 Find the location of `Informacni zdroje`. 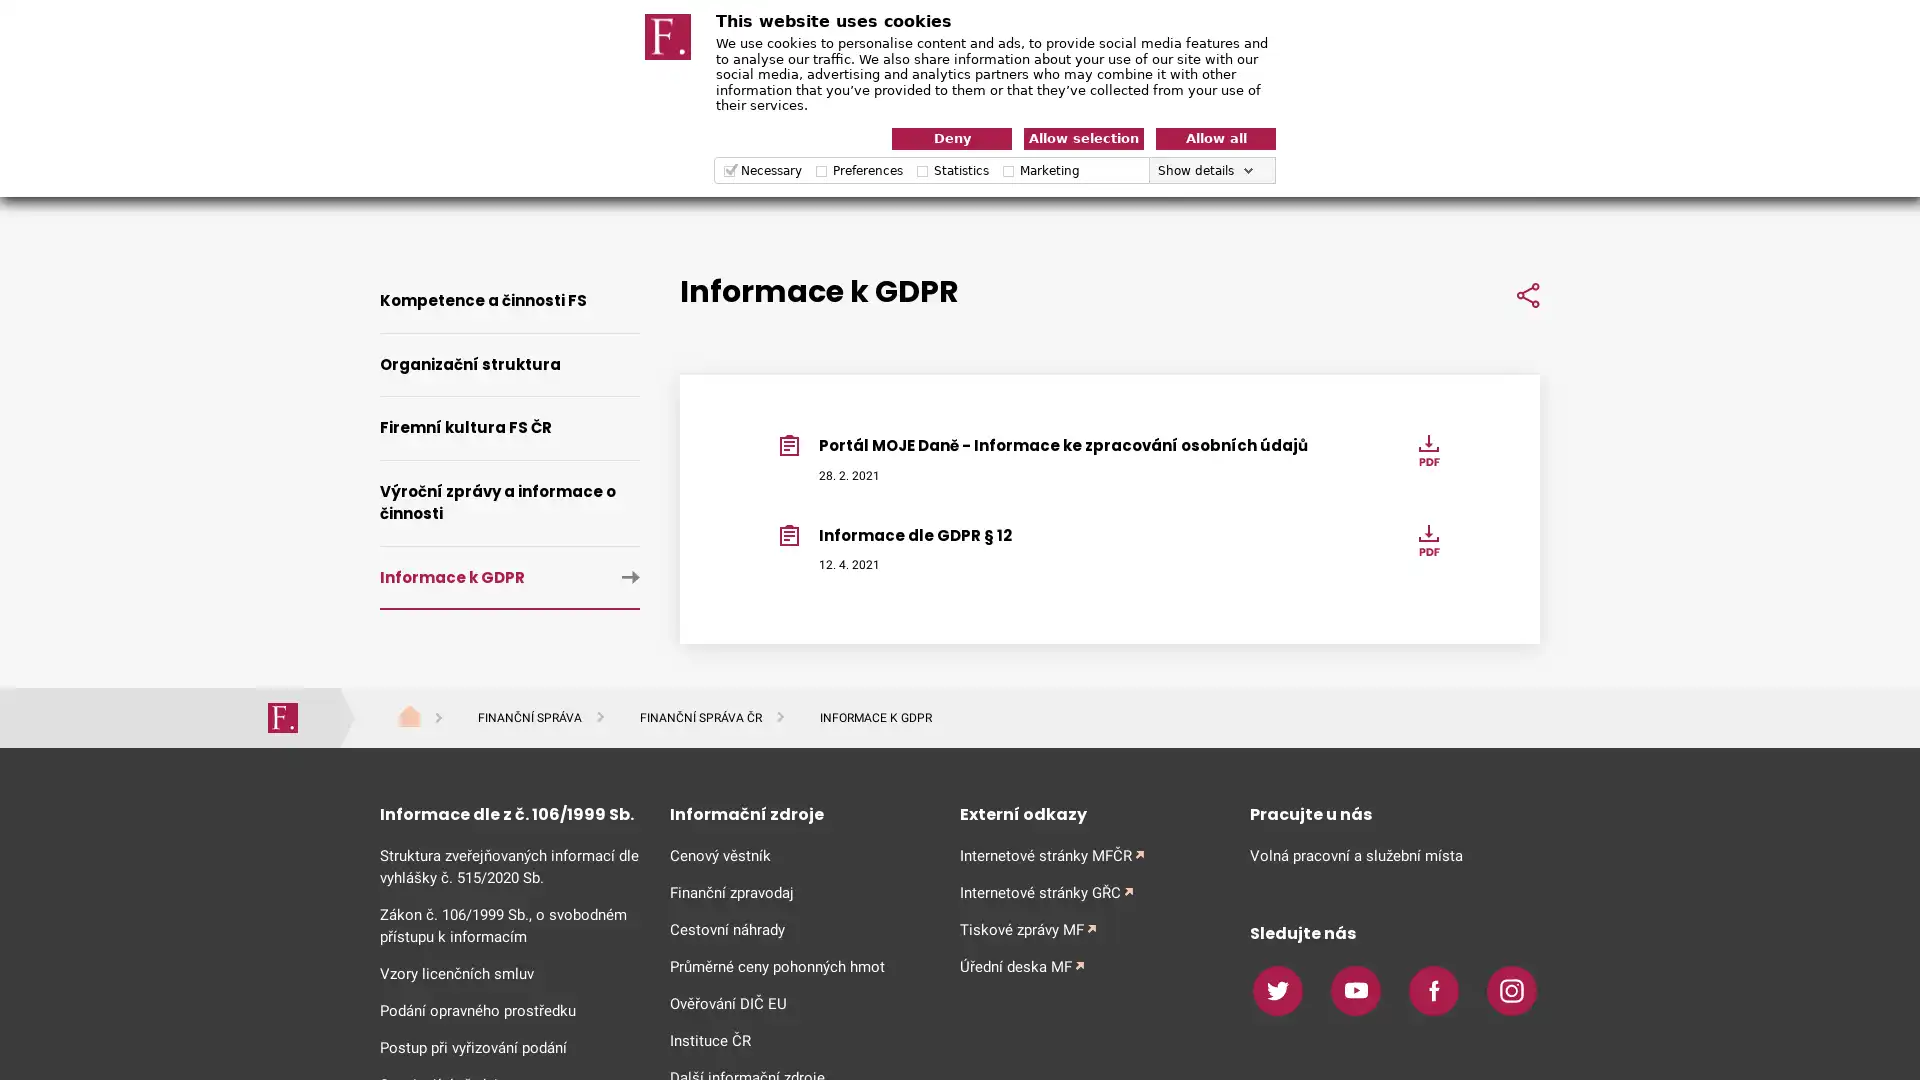

Informacni zdroje is located at coordinates (800, 813).